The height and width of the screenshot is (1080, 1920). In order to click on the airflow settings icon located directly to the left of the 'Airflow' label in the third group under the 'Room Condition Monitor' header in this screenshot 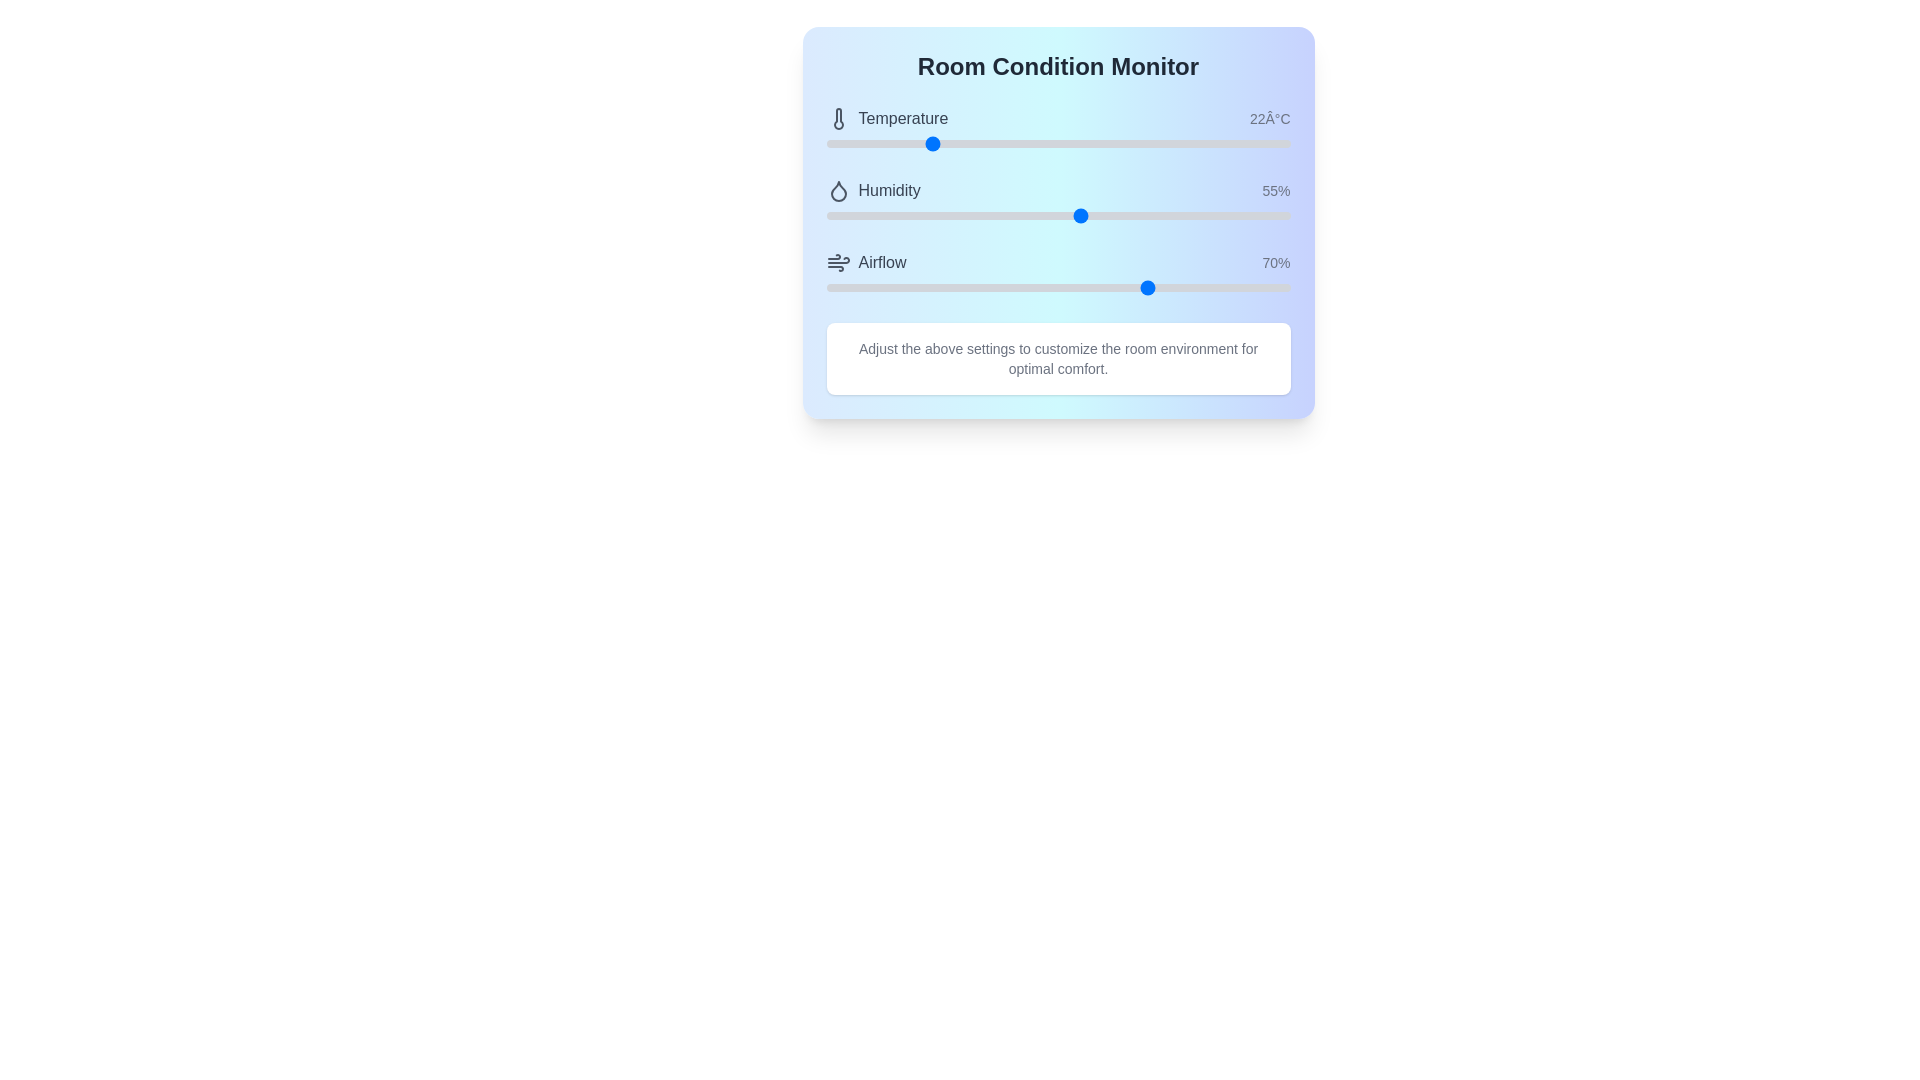, I will do `click(838, 261)`.